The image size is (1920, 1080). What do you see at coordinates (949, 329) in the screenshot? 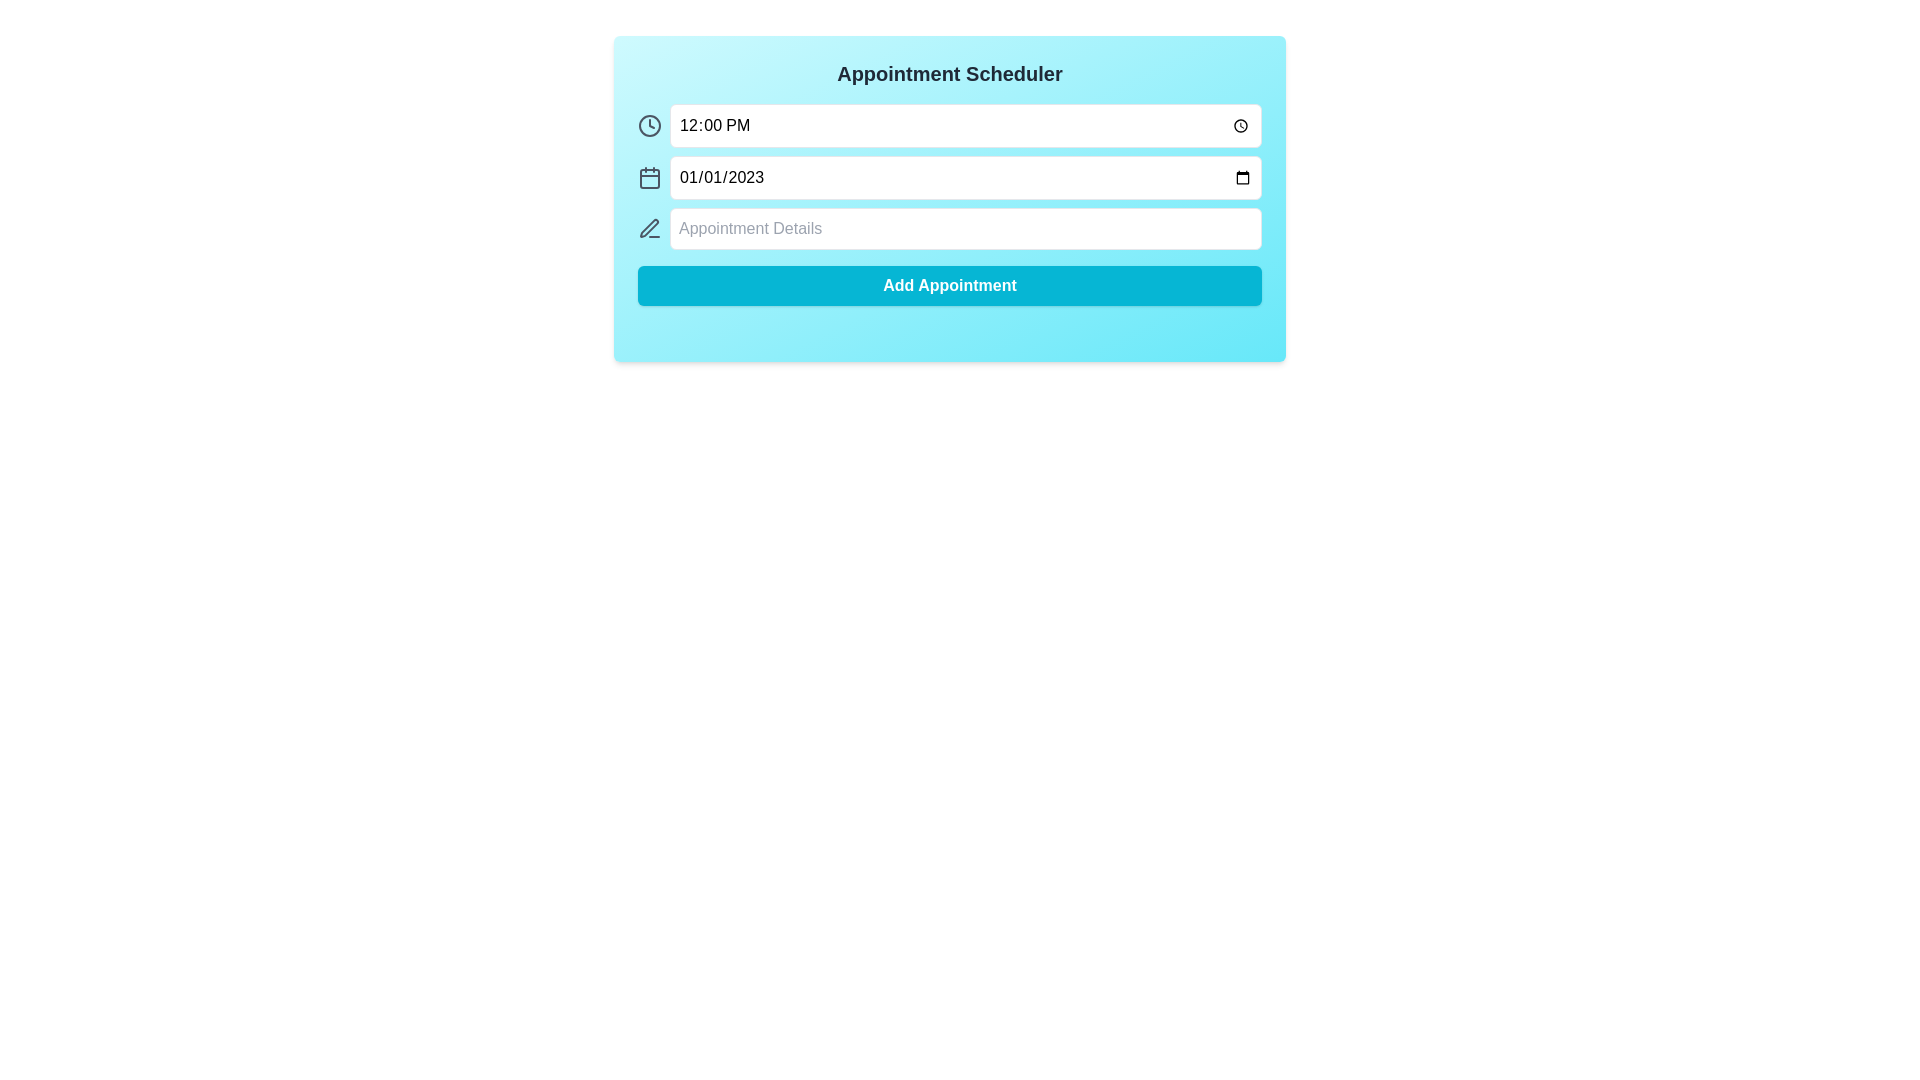
I see `the visual separator divider located below the 'Add Appointment' button in the scheduler interface` at bounding box center [949, 329].